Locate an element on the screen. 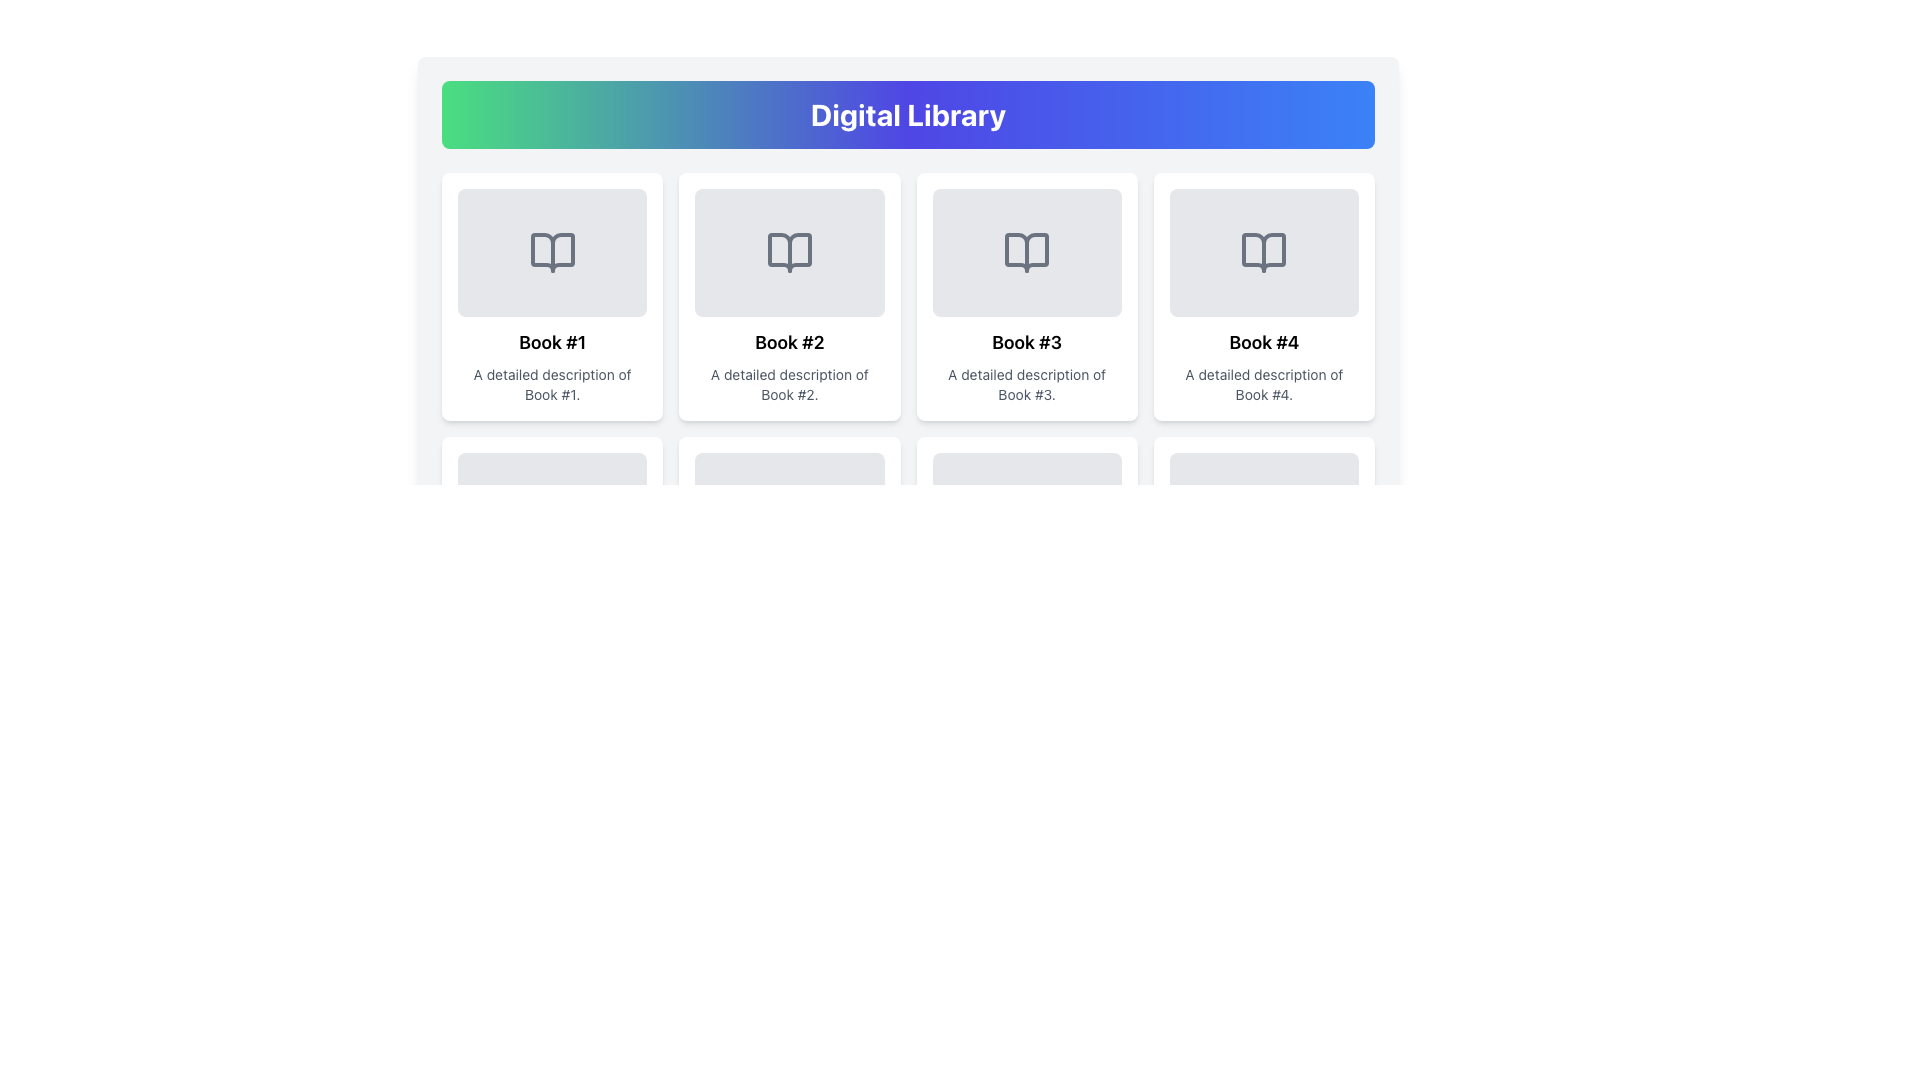  static text label 'Book #3' which is a bold heading located in the third card of a grid layout, positioned above the descriptive text is located at coordinates (1027, 342).